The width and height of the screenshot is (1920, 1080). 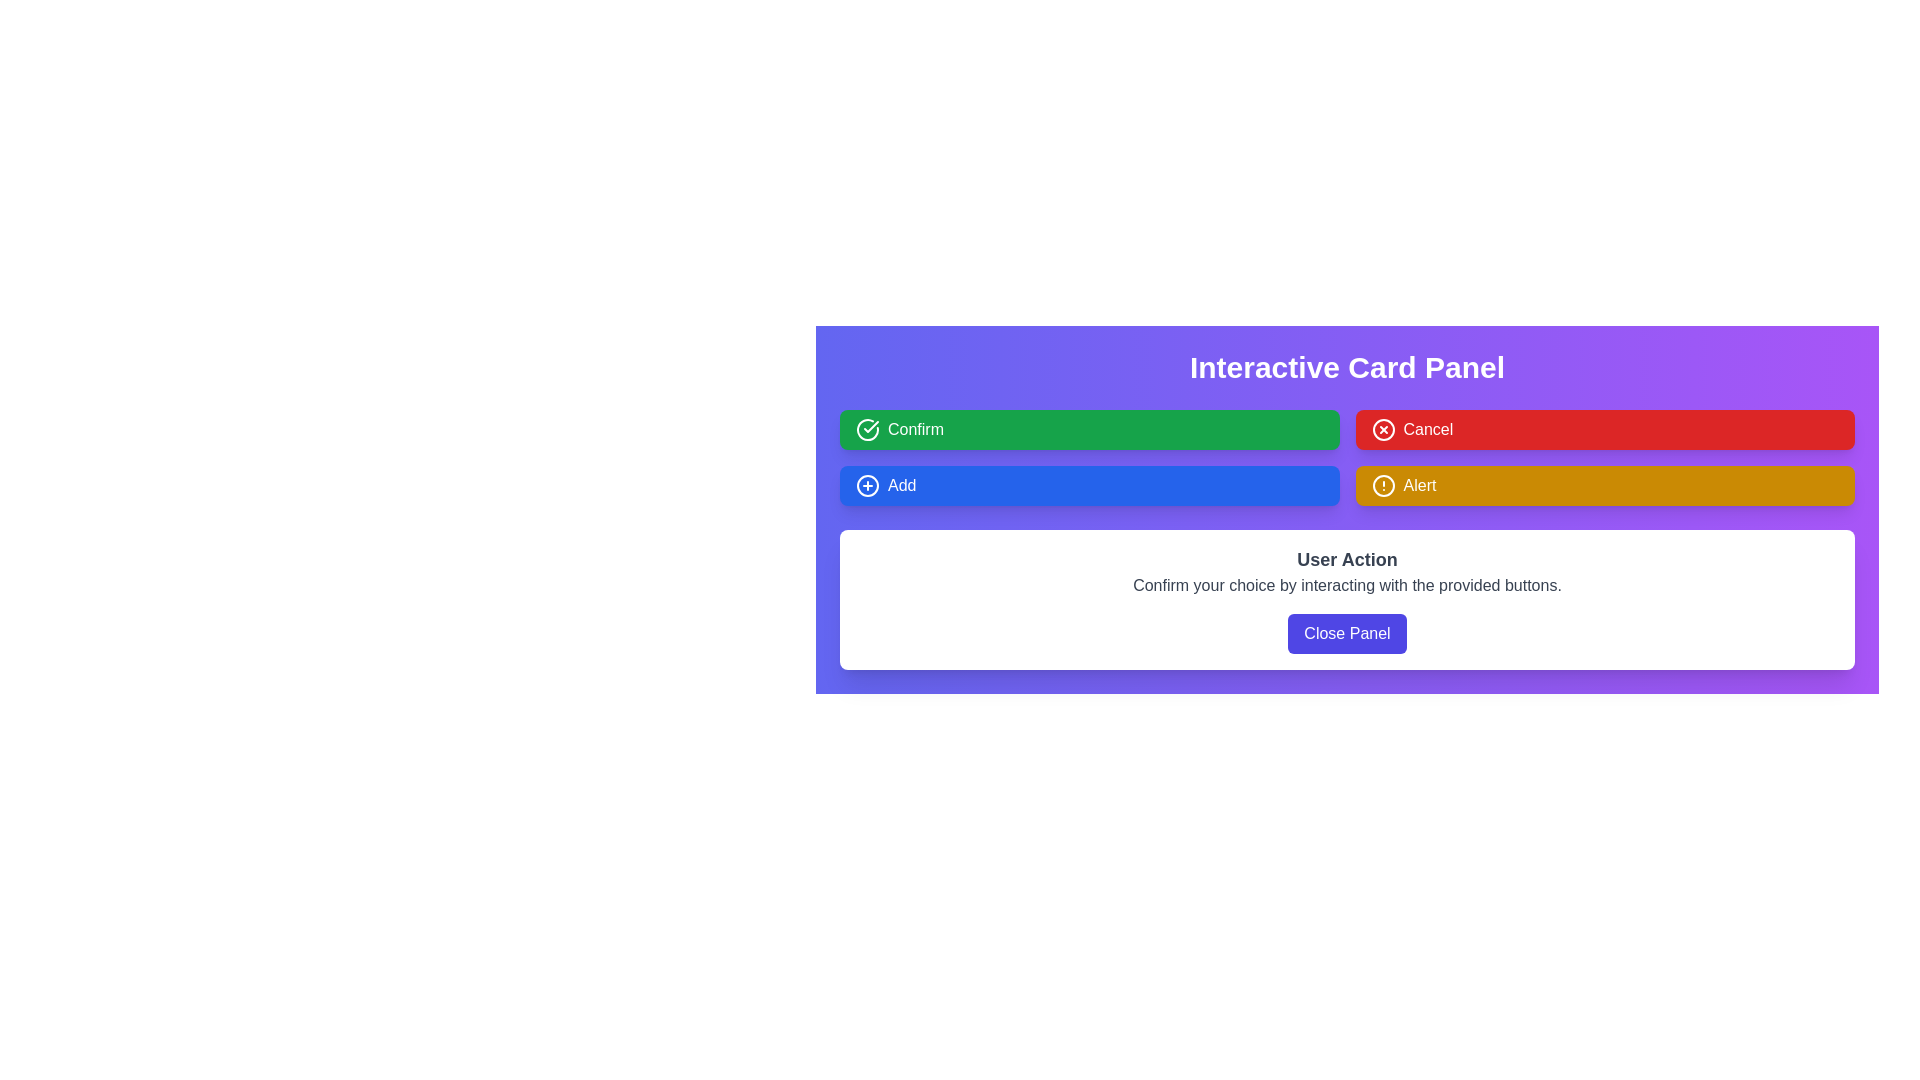 What do you see at coordinates (1382, 486) in the screenshot?
I see `the 'Alert' button which contains a circular icon with a yellow outline and a white exclamation mark, positioned to the left of the button labeled 'Alert'` at bounding box center [1382, 486].